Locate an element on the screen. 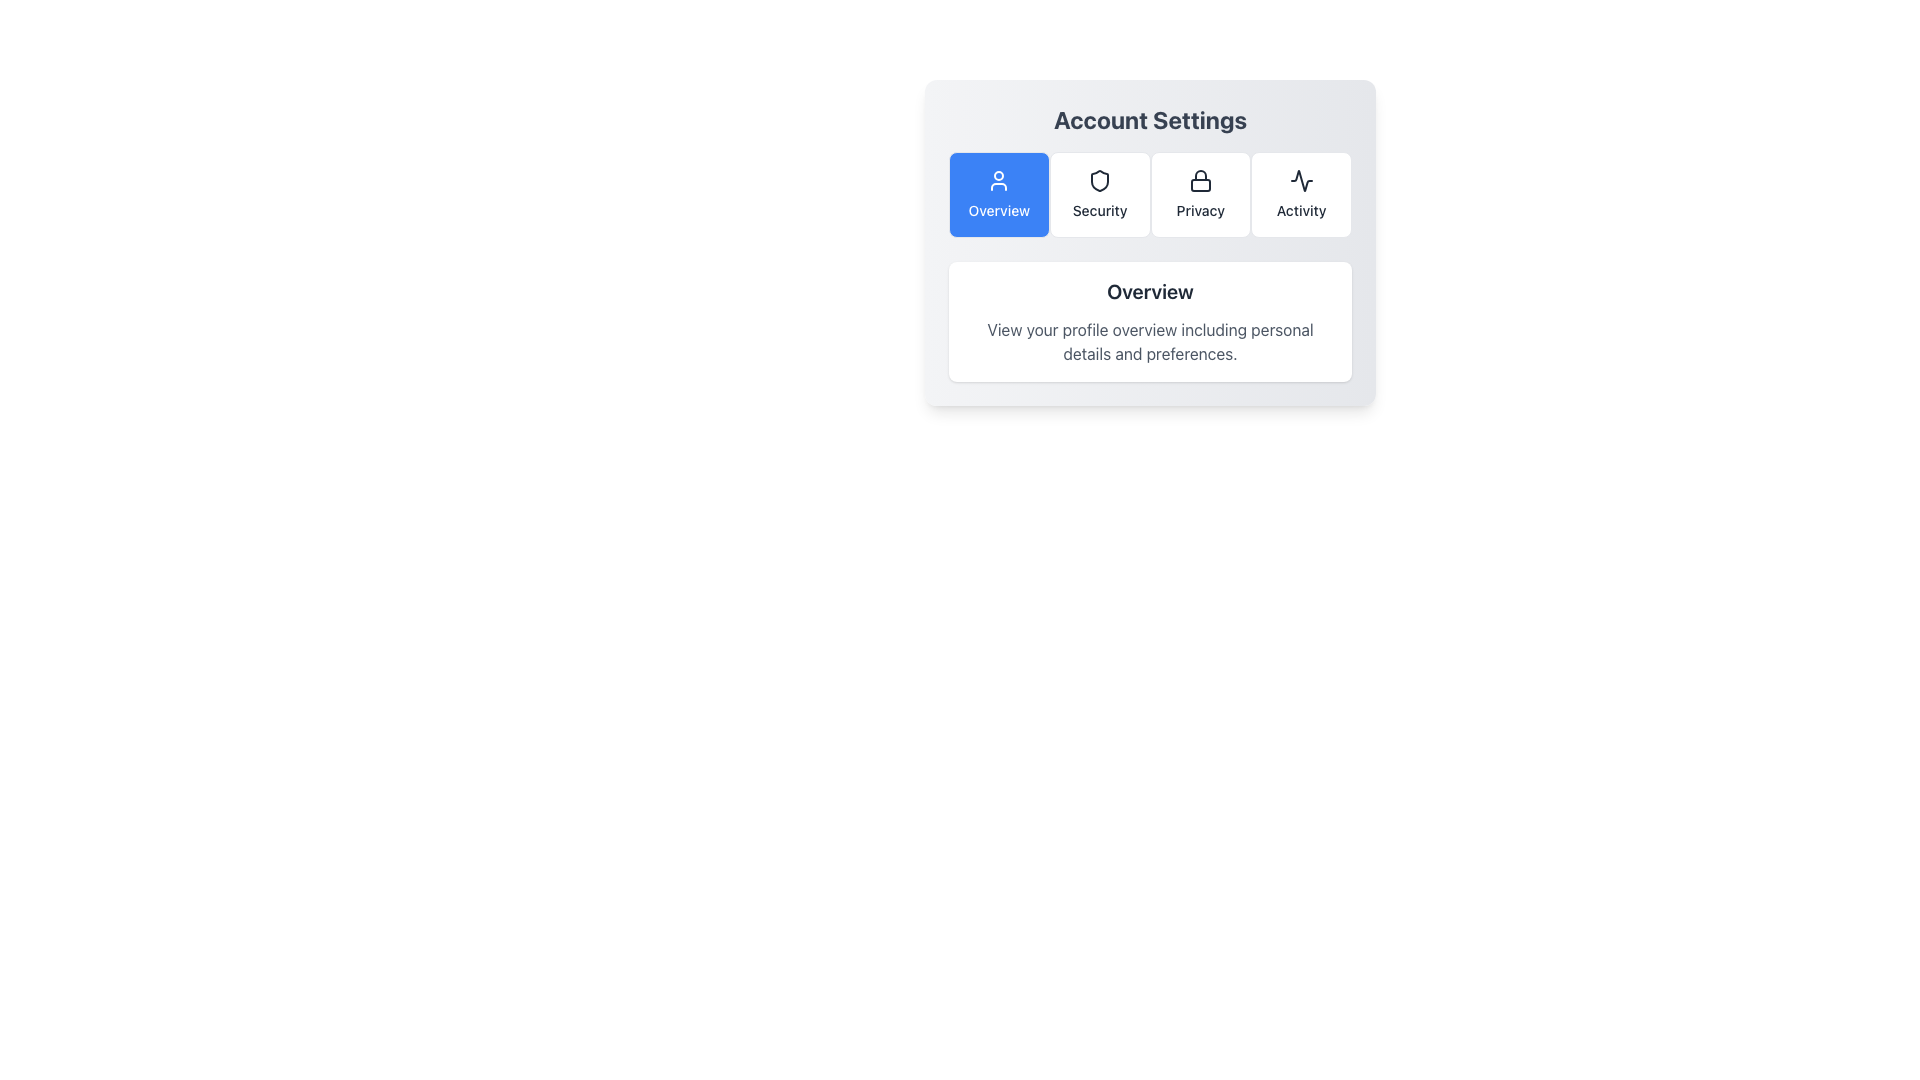  the button that navigates to the Privacy settings, located as the third item in a horizontal row of buttons, between the 'Security' button and the 'Activity' button is located at coordinates (1200, 195).